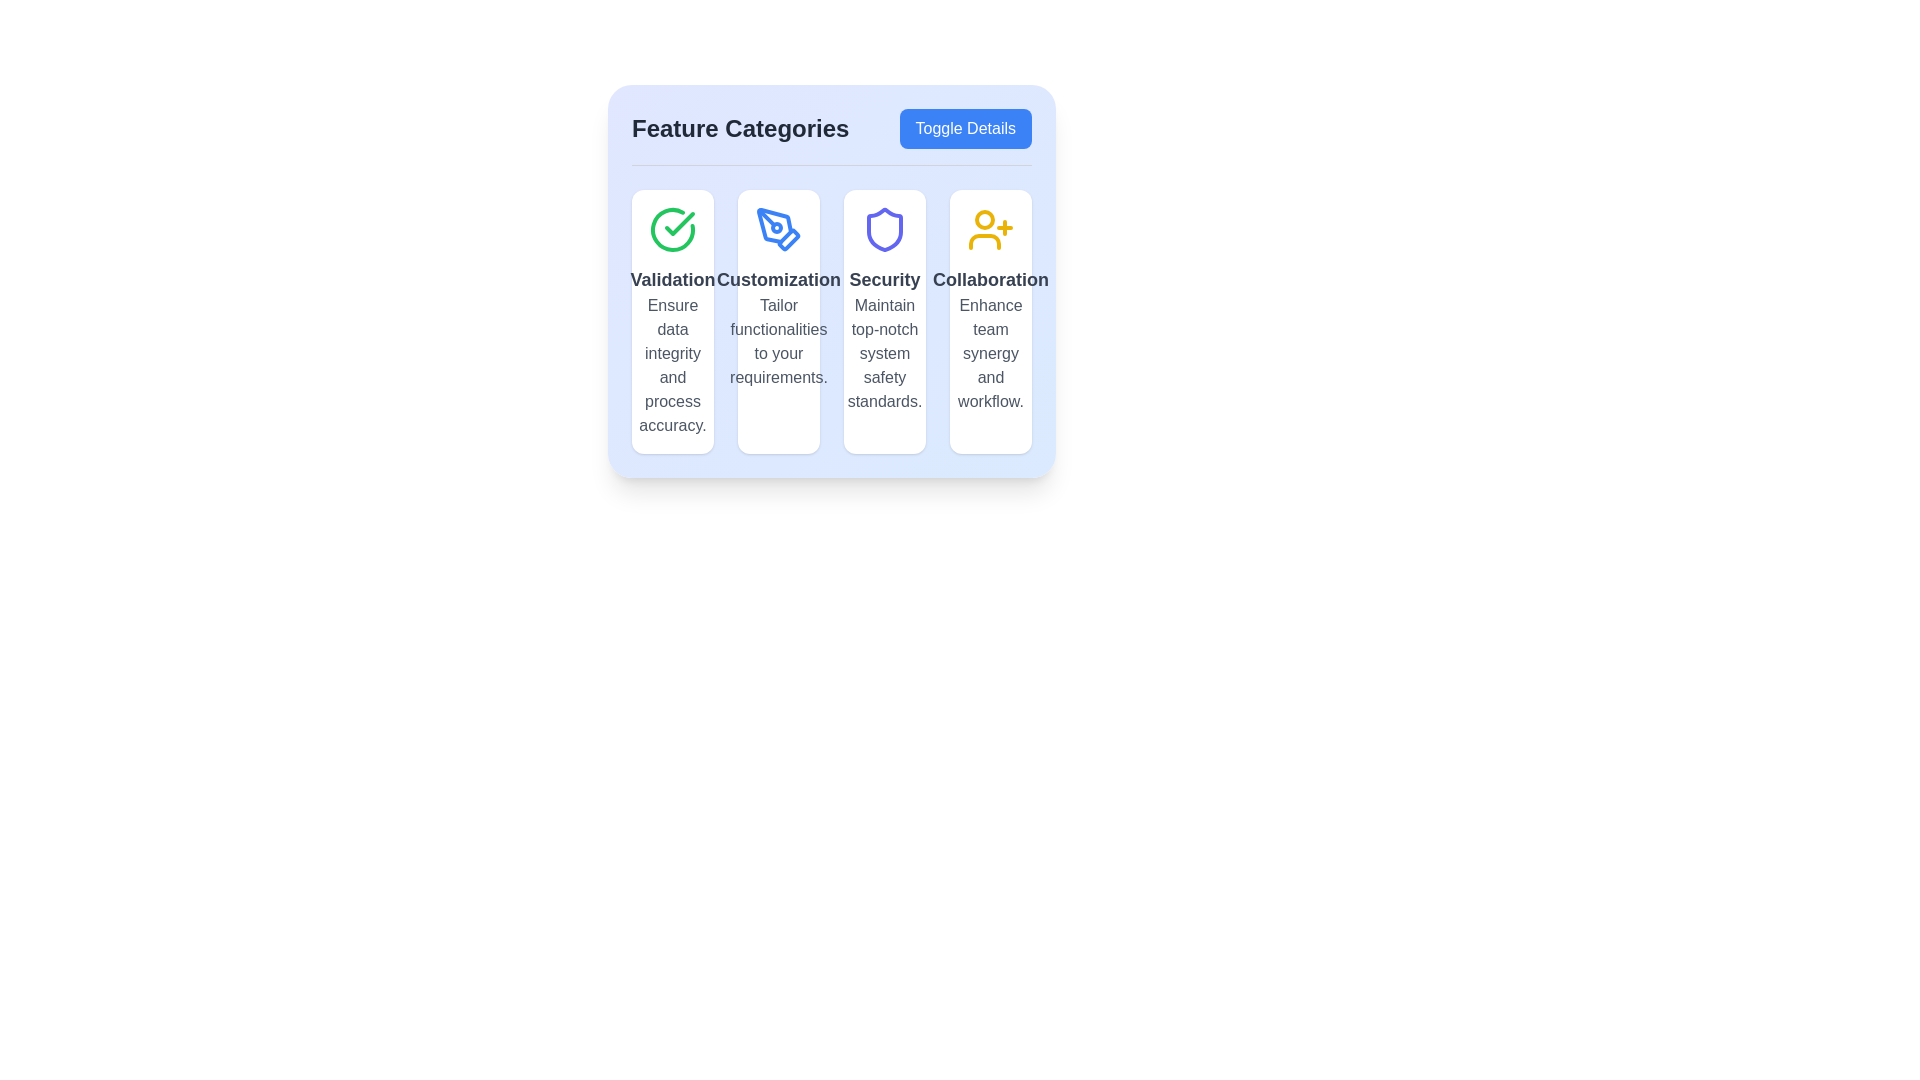 The image size is (1920, 1080). I want to click on descriptive text from the second informational card about the 'Customization' feature, located in the top row of the card grid between the 'Validation' and 'Security' cards, so click(777, 320).